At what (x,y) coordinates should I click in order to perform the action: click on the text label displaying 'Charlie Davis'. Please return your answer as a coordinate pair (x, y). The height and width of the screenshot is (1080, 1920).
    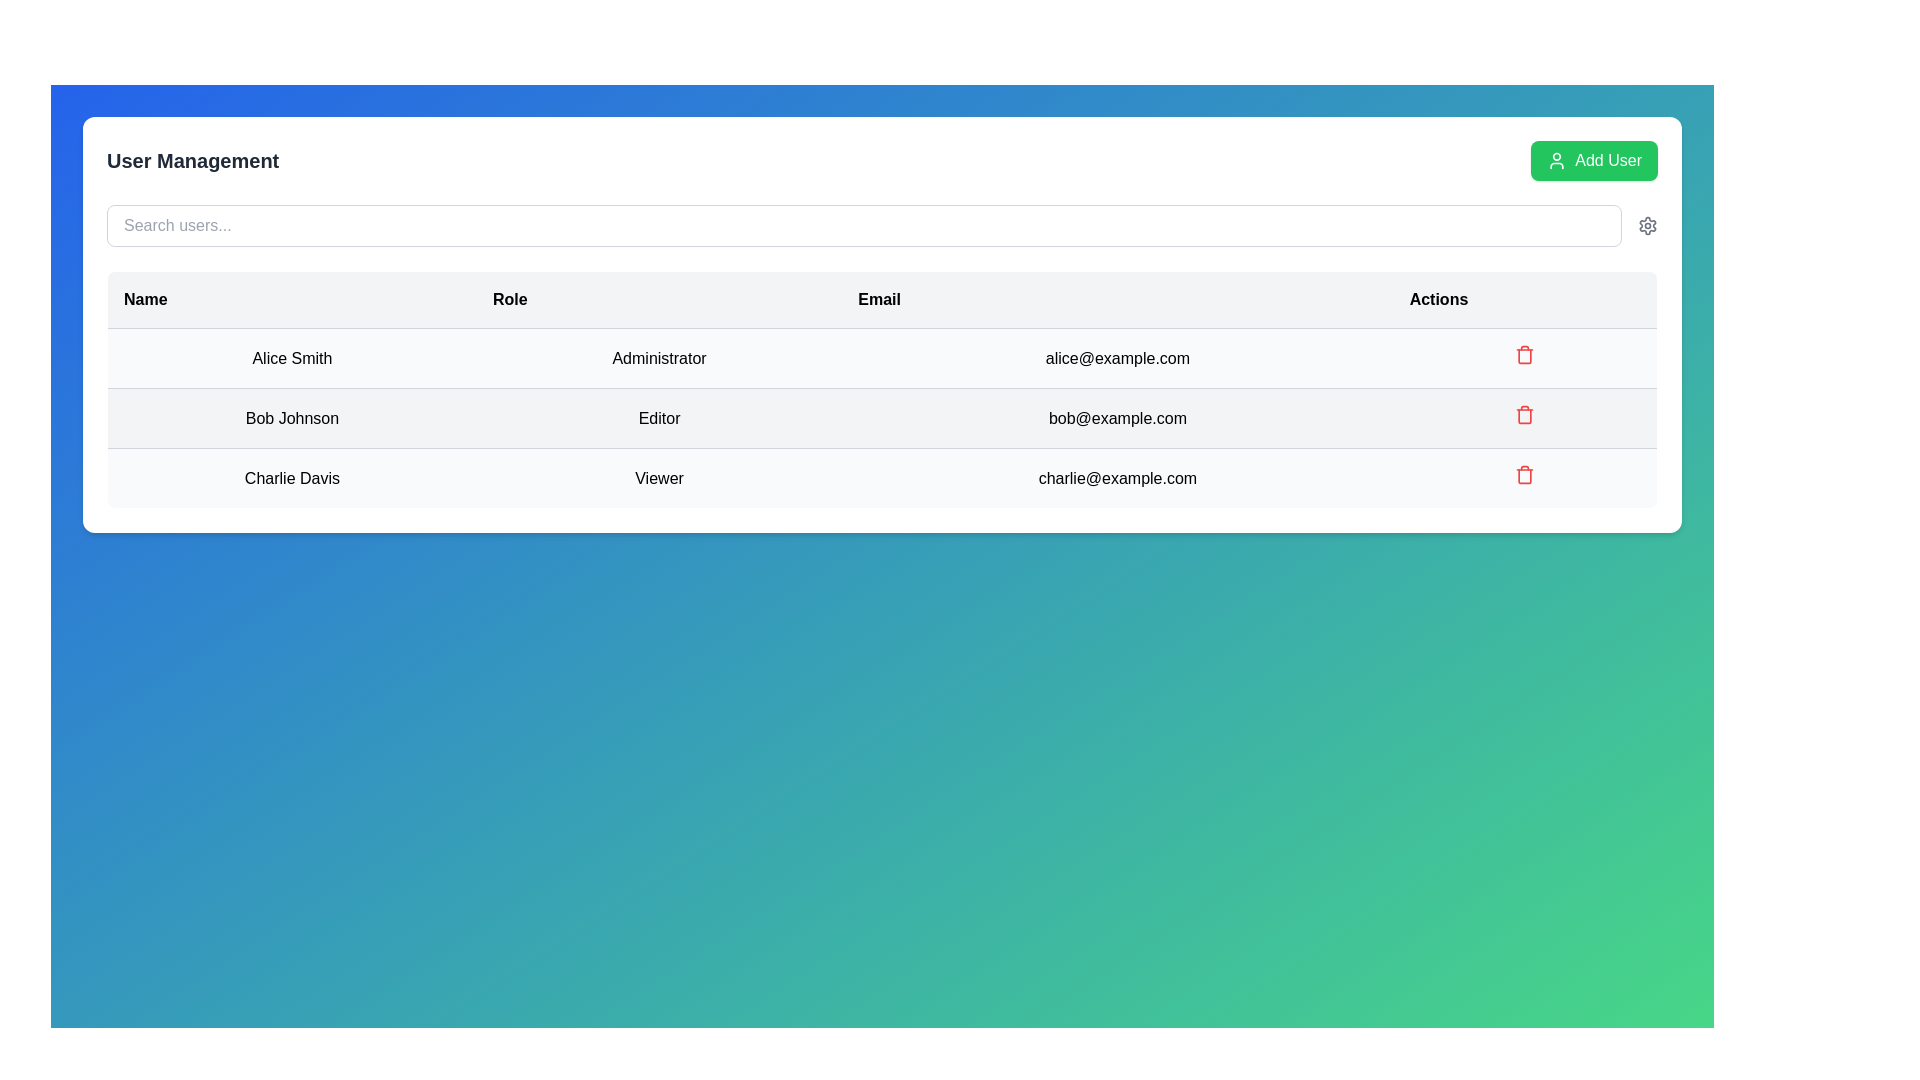
    Looking at the image, I should click on (291, 478).